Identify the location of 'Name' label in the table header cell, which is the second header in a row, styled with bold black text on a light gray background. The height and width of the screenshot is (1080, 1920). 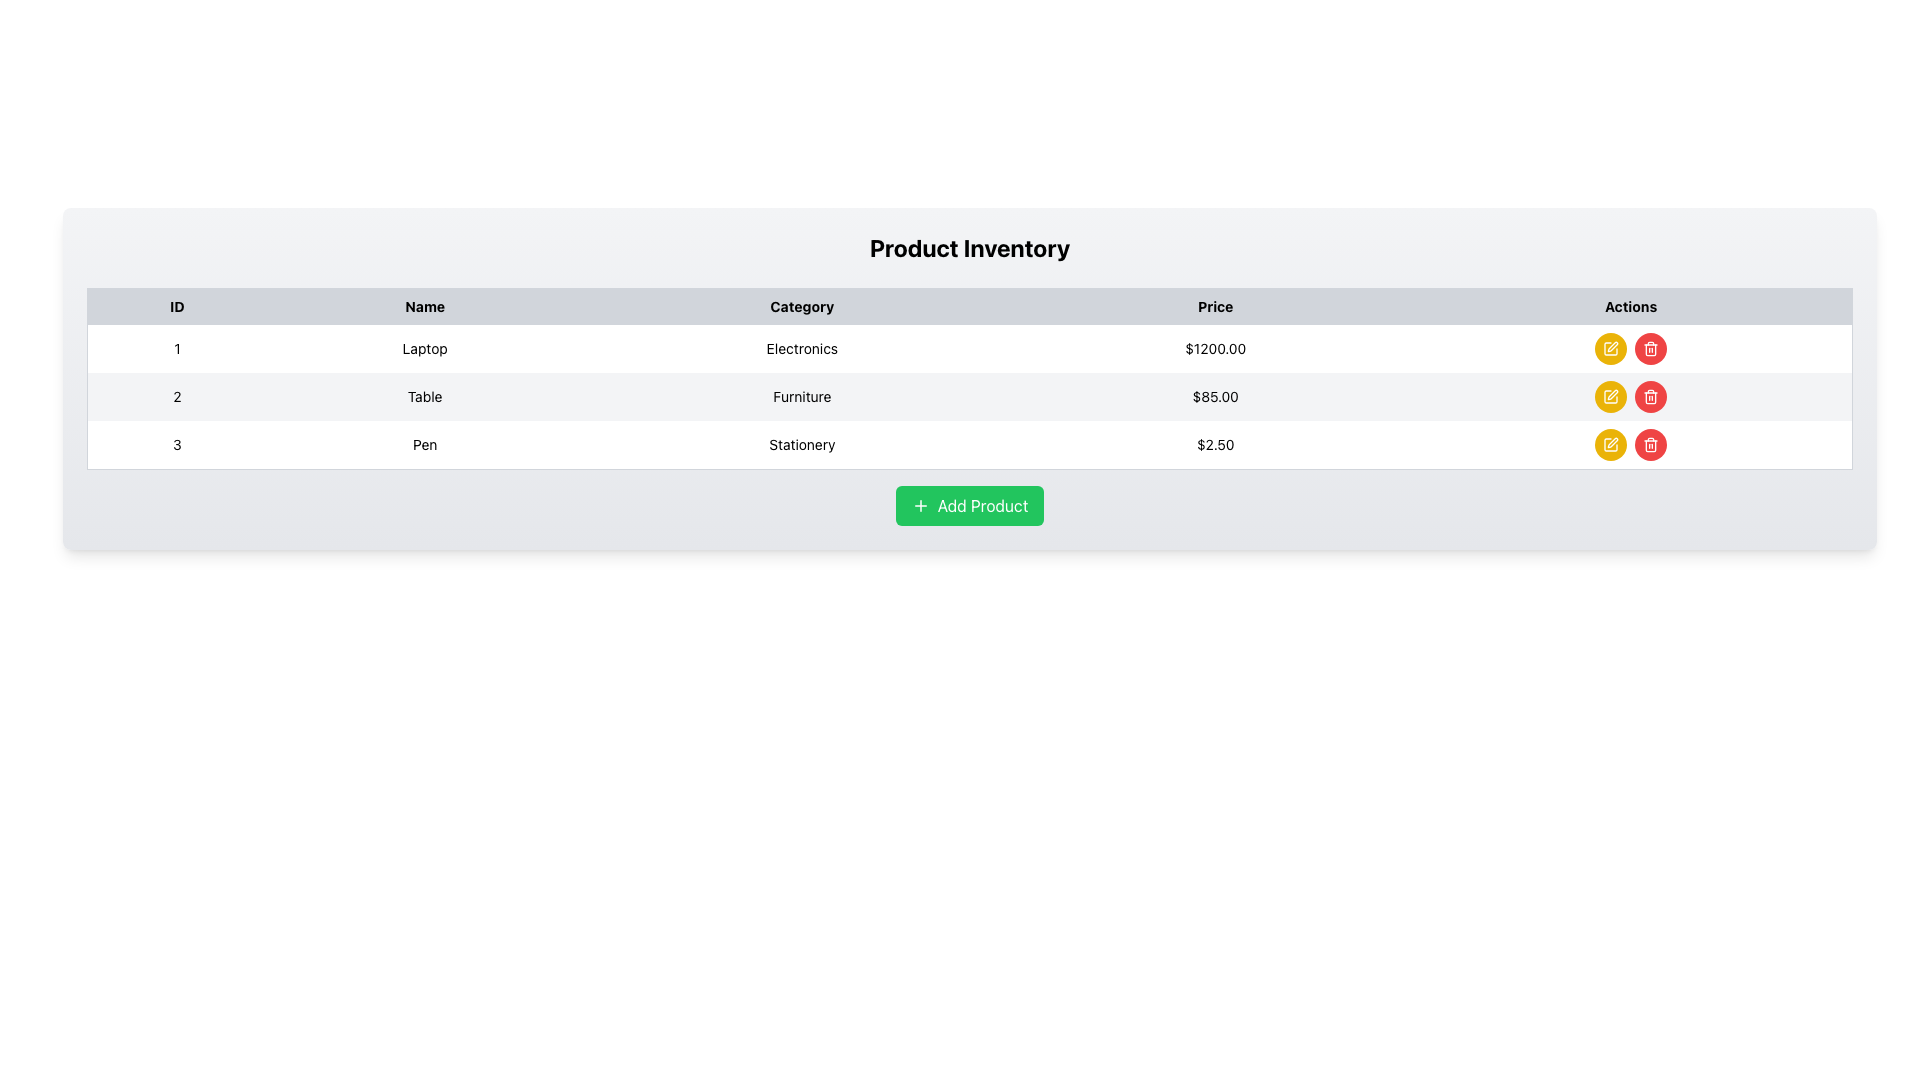
(424, 306).